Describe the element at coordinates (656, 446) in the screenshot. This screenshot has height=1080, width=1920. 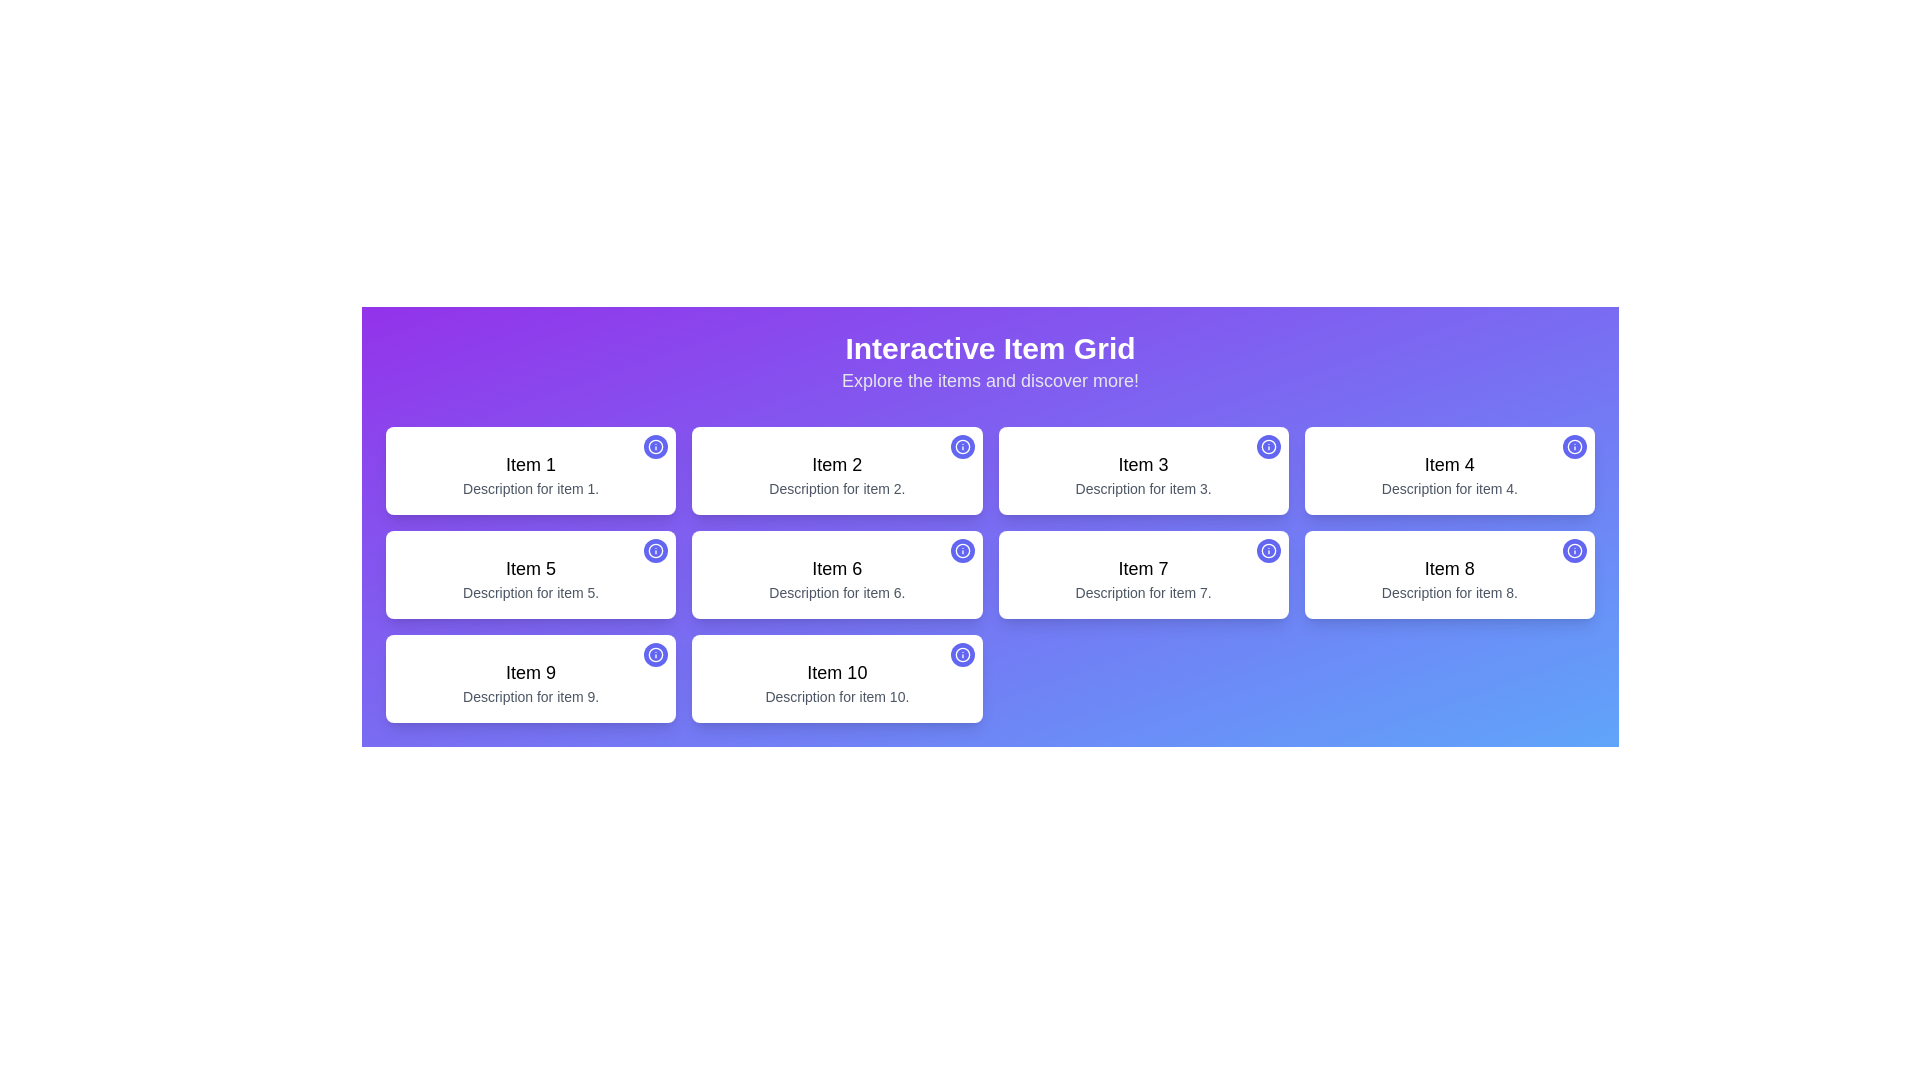
I see `the circular button with a white center and indigo background, located in the top-right corner of the card labeled 'Item 1'` at that location.